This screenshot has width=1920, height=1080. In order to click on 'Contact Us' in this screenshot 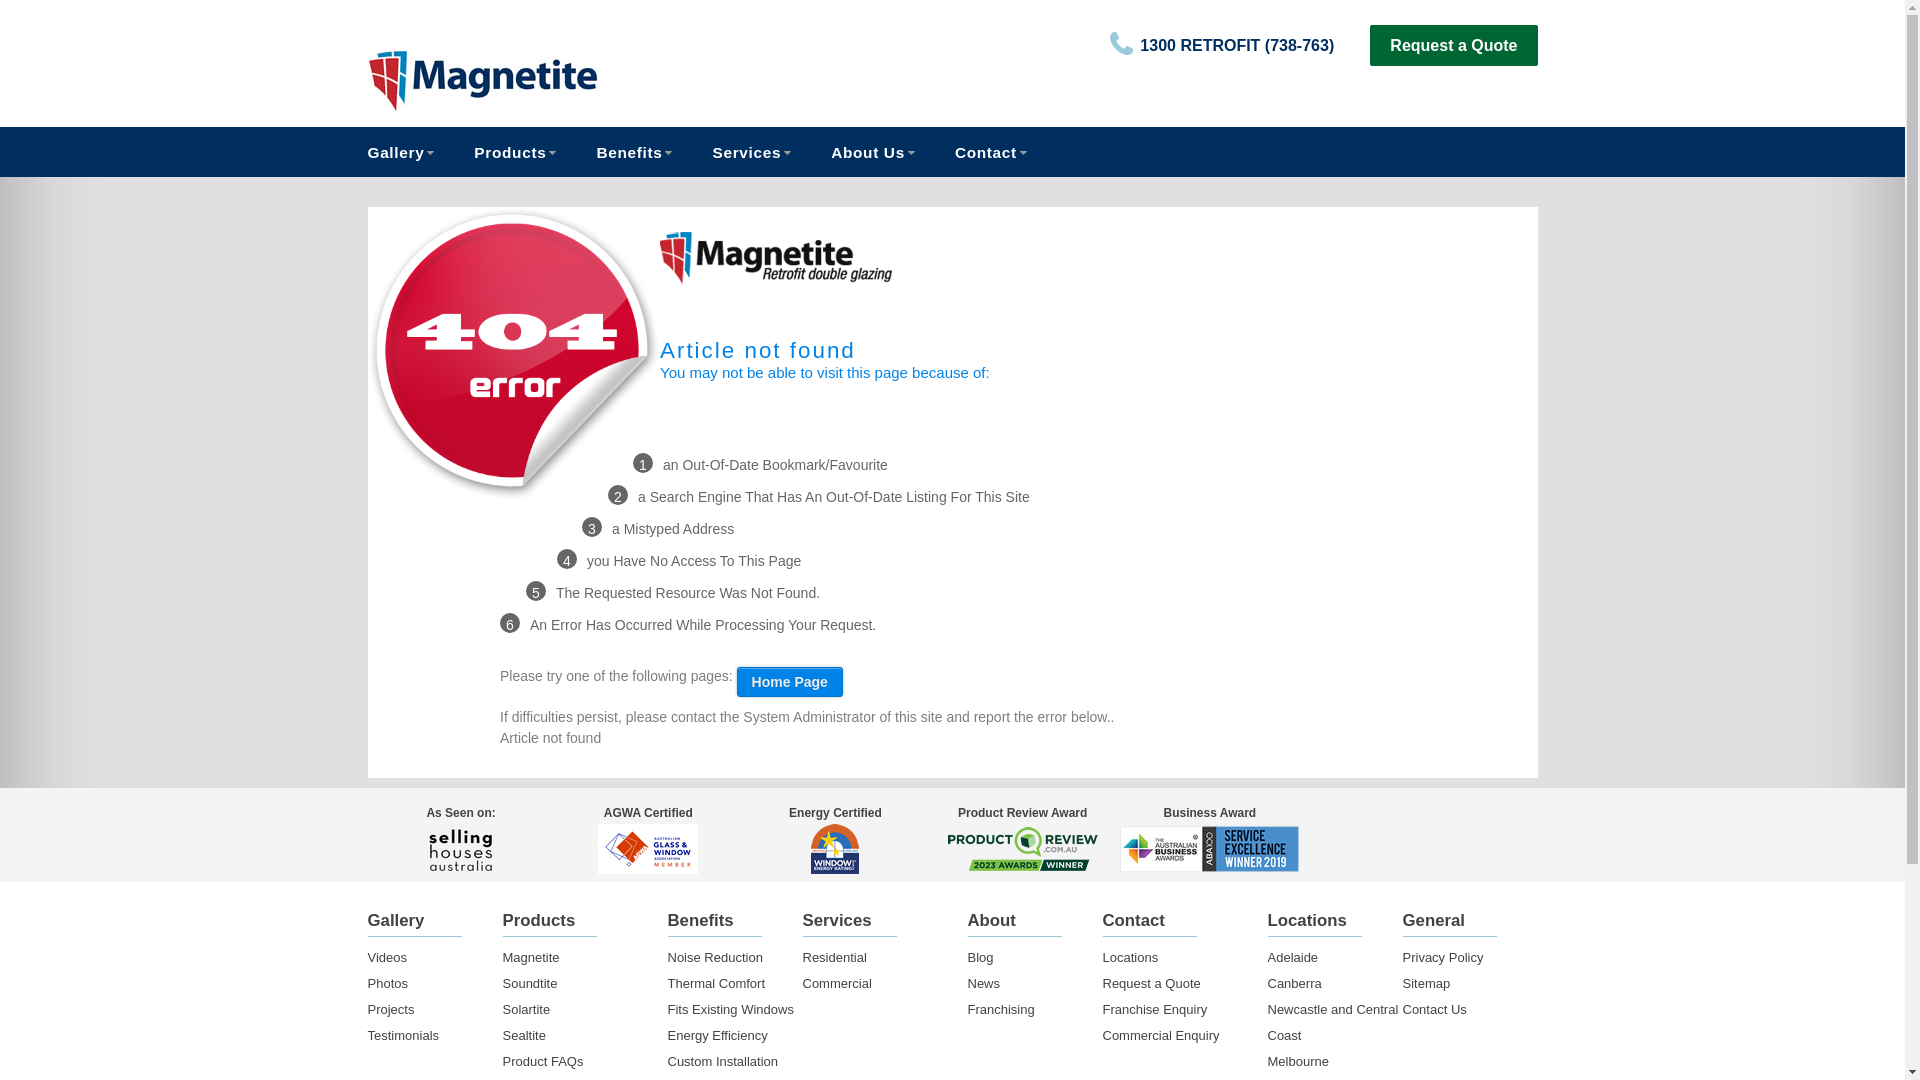, I will do `click(1400, 1009)`.